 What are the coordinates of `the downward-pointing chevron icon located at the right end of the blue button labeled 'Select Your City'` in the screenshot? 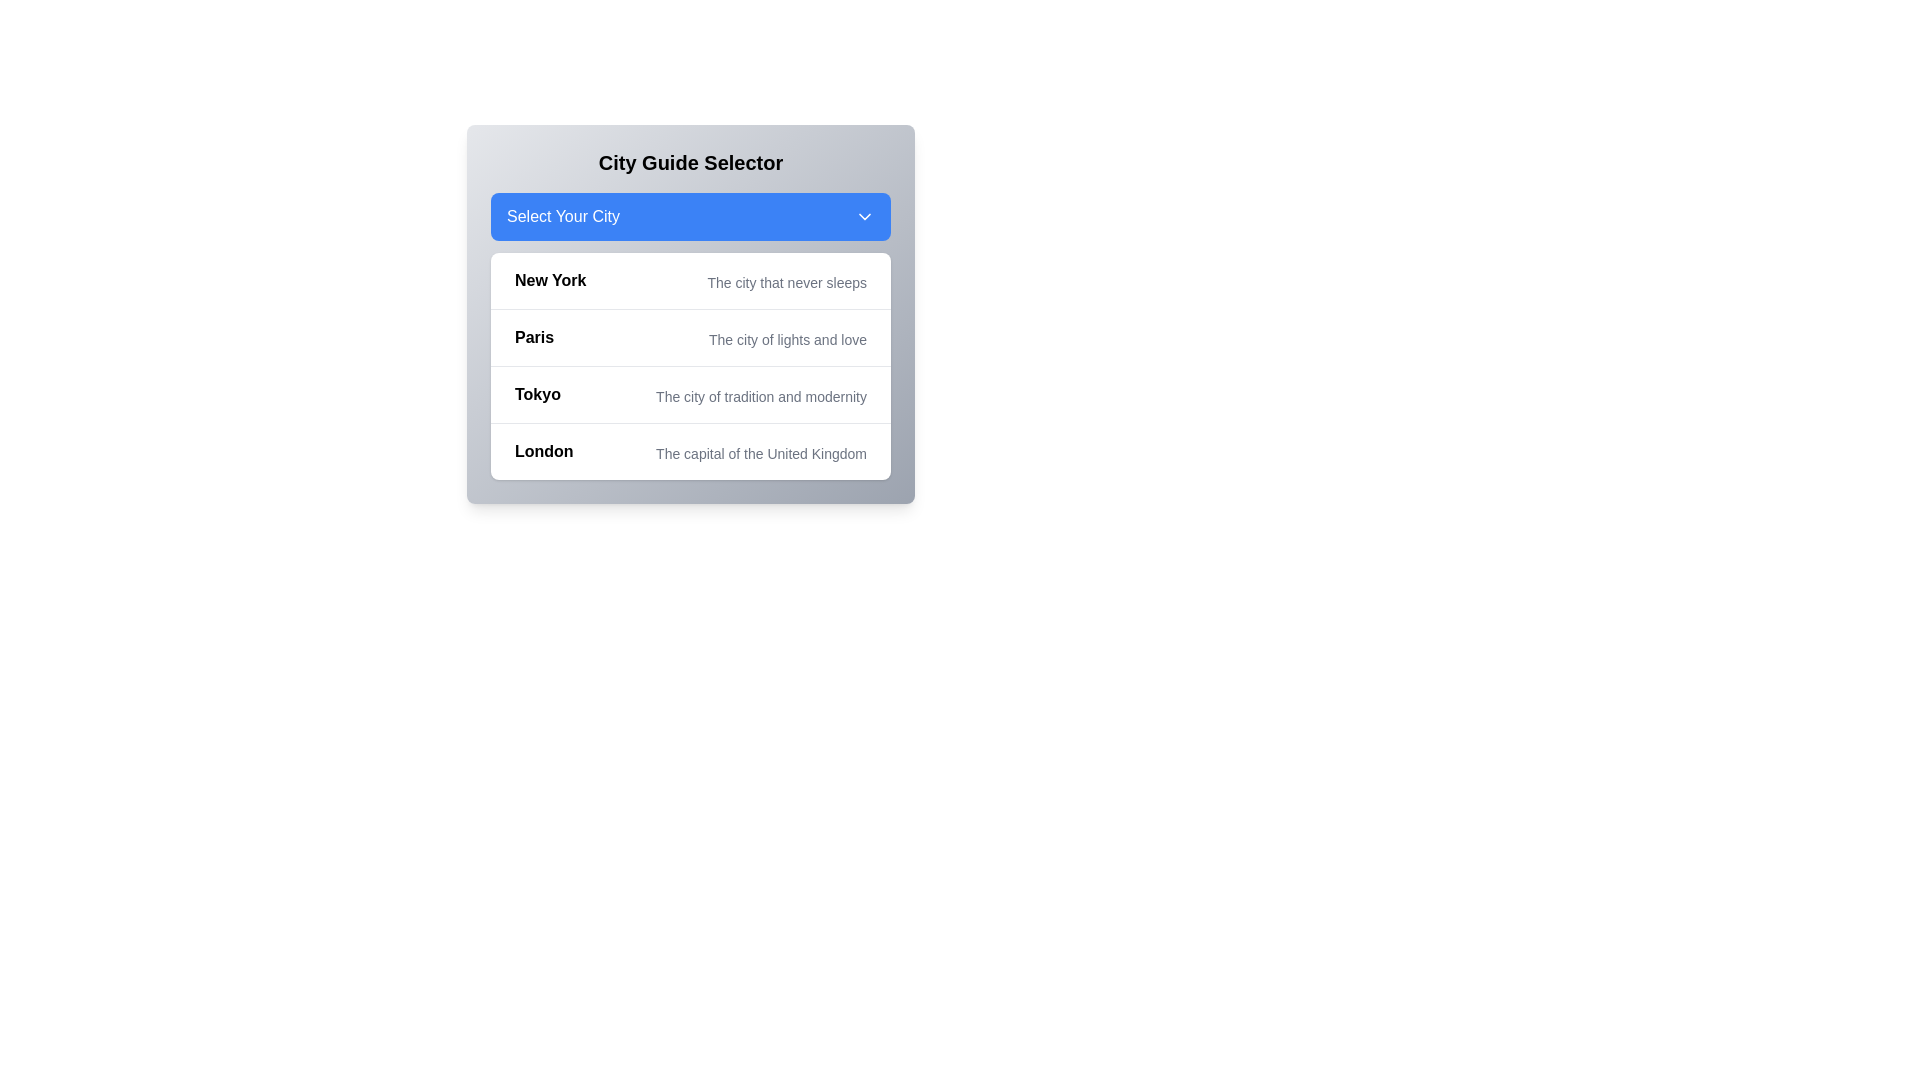 It's located at (864, 216).